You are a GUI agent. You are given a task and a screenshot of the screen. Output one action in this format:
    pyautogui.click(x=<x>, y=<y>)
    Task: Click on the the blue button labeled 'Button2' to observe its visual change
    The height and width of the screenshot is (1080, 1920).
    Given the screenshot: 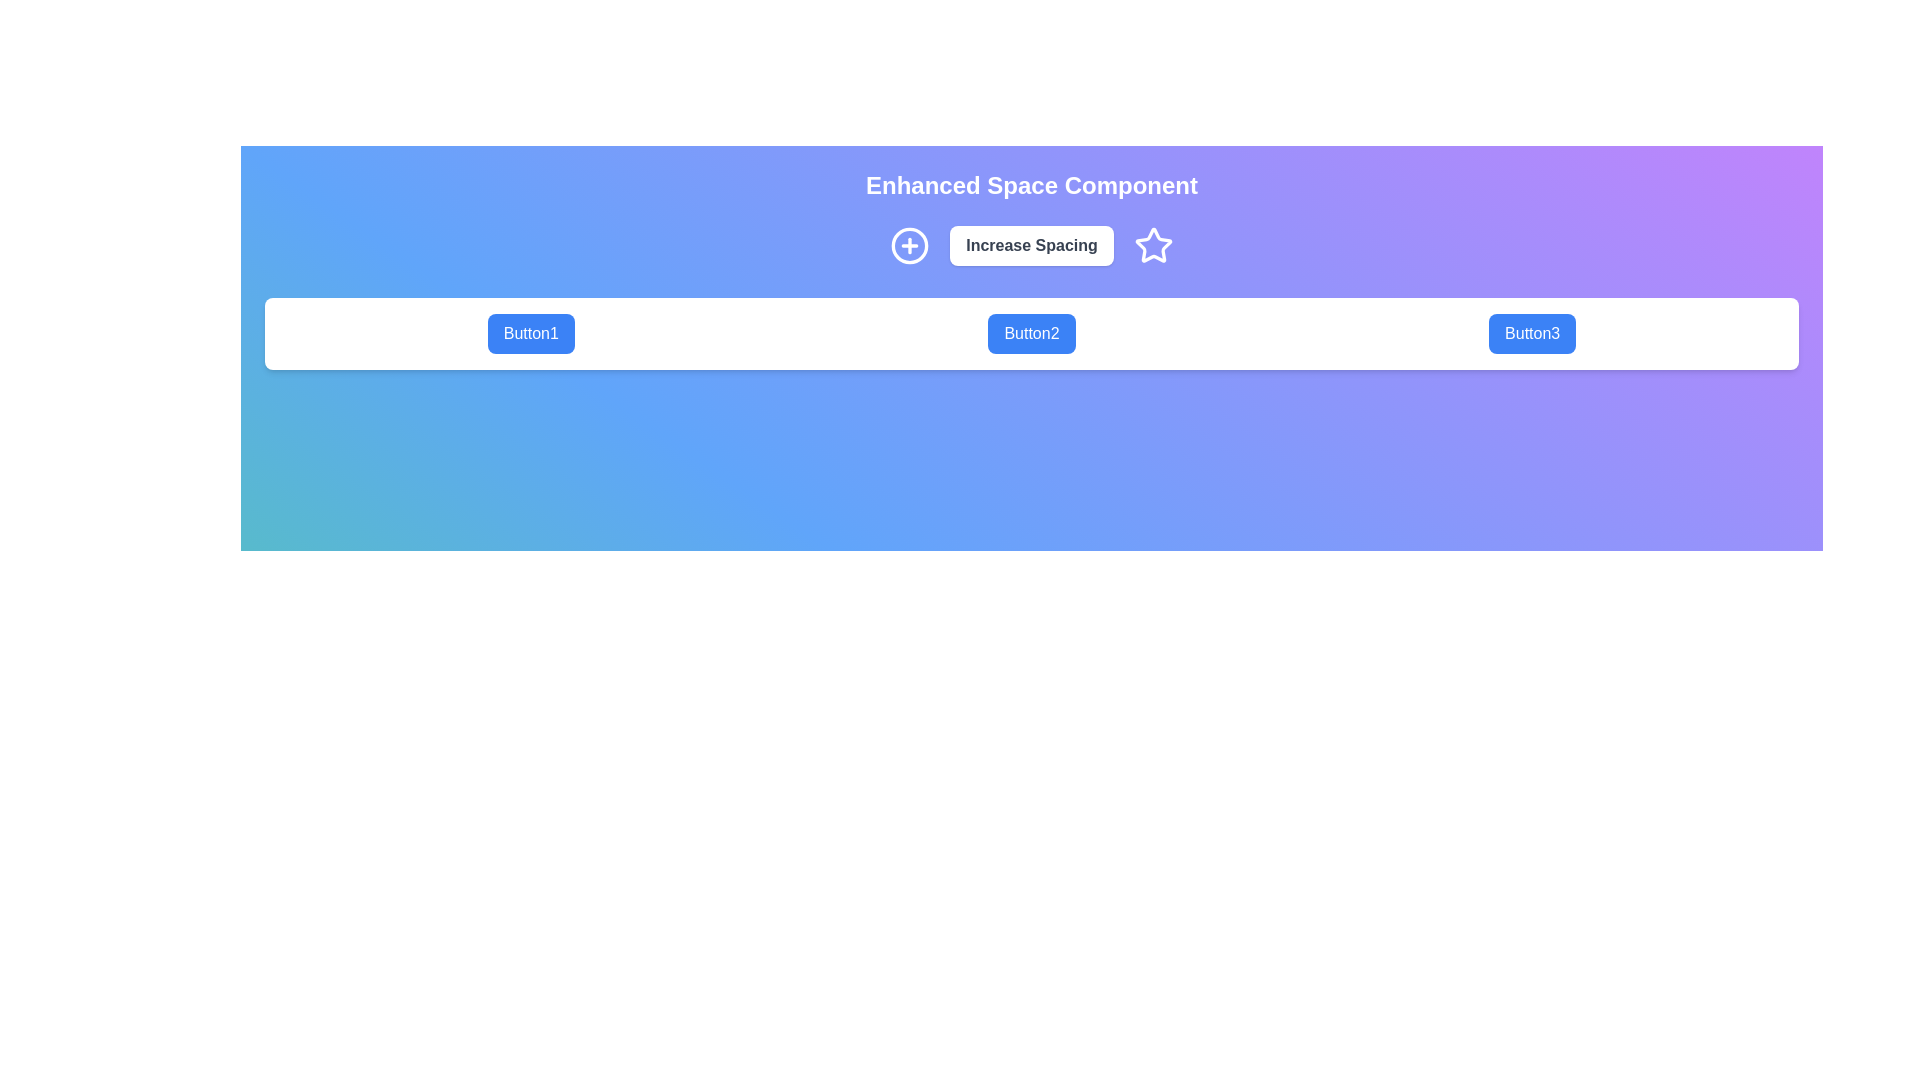 What is the action you would take?
    pyautogui.click(x=1032, y=333)
    